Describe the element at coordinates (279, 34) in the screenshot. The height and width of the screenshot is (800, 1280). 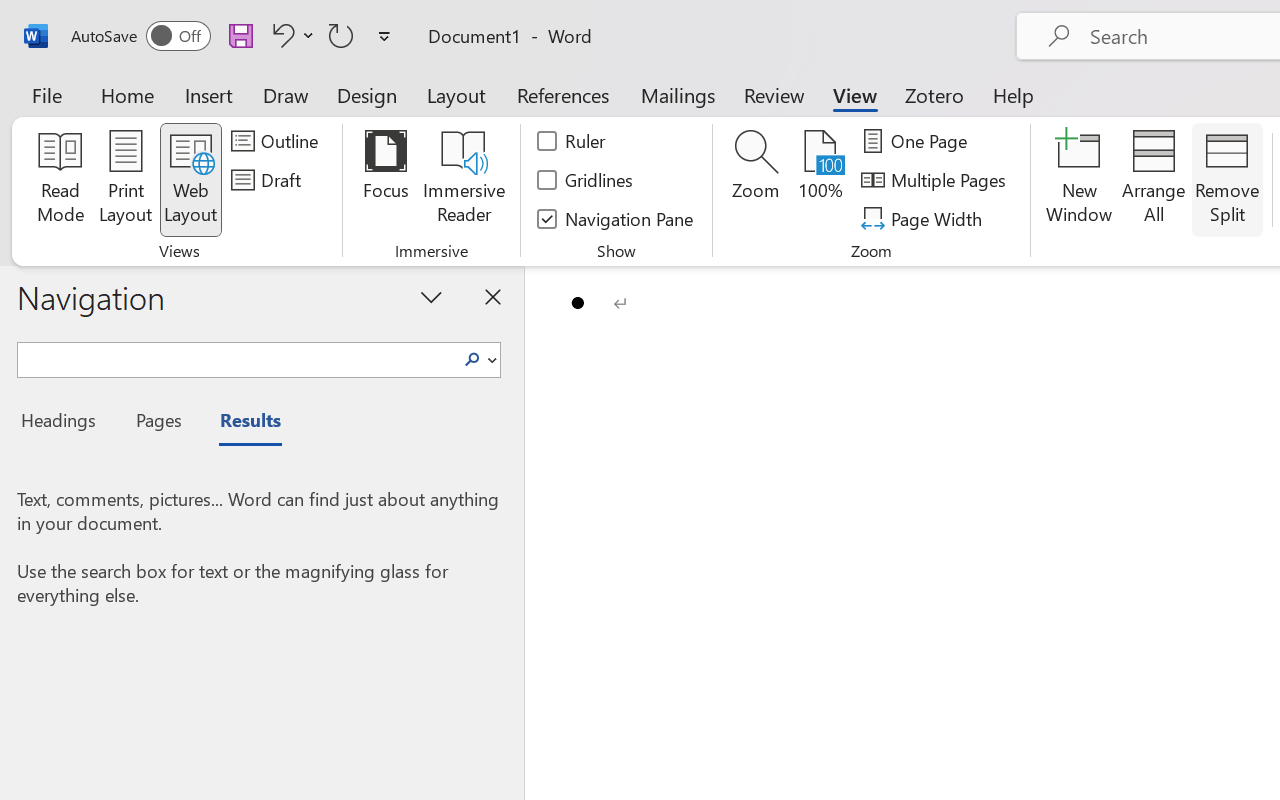
I see `'Undo Bullet Default'` at that location.